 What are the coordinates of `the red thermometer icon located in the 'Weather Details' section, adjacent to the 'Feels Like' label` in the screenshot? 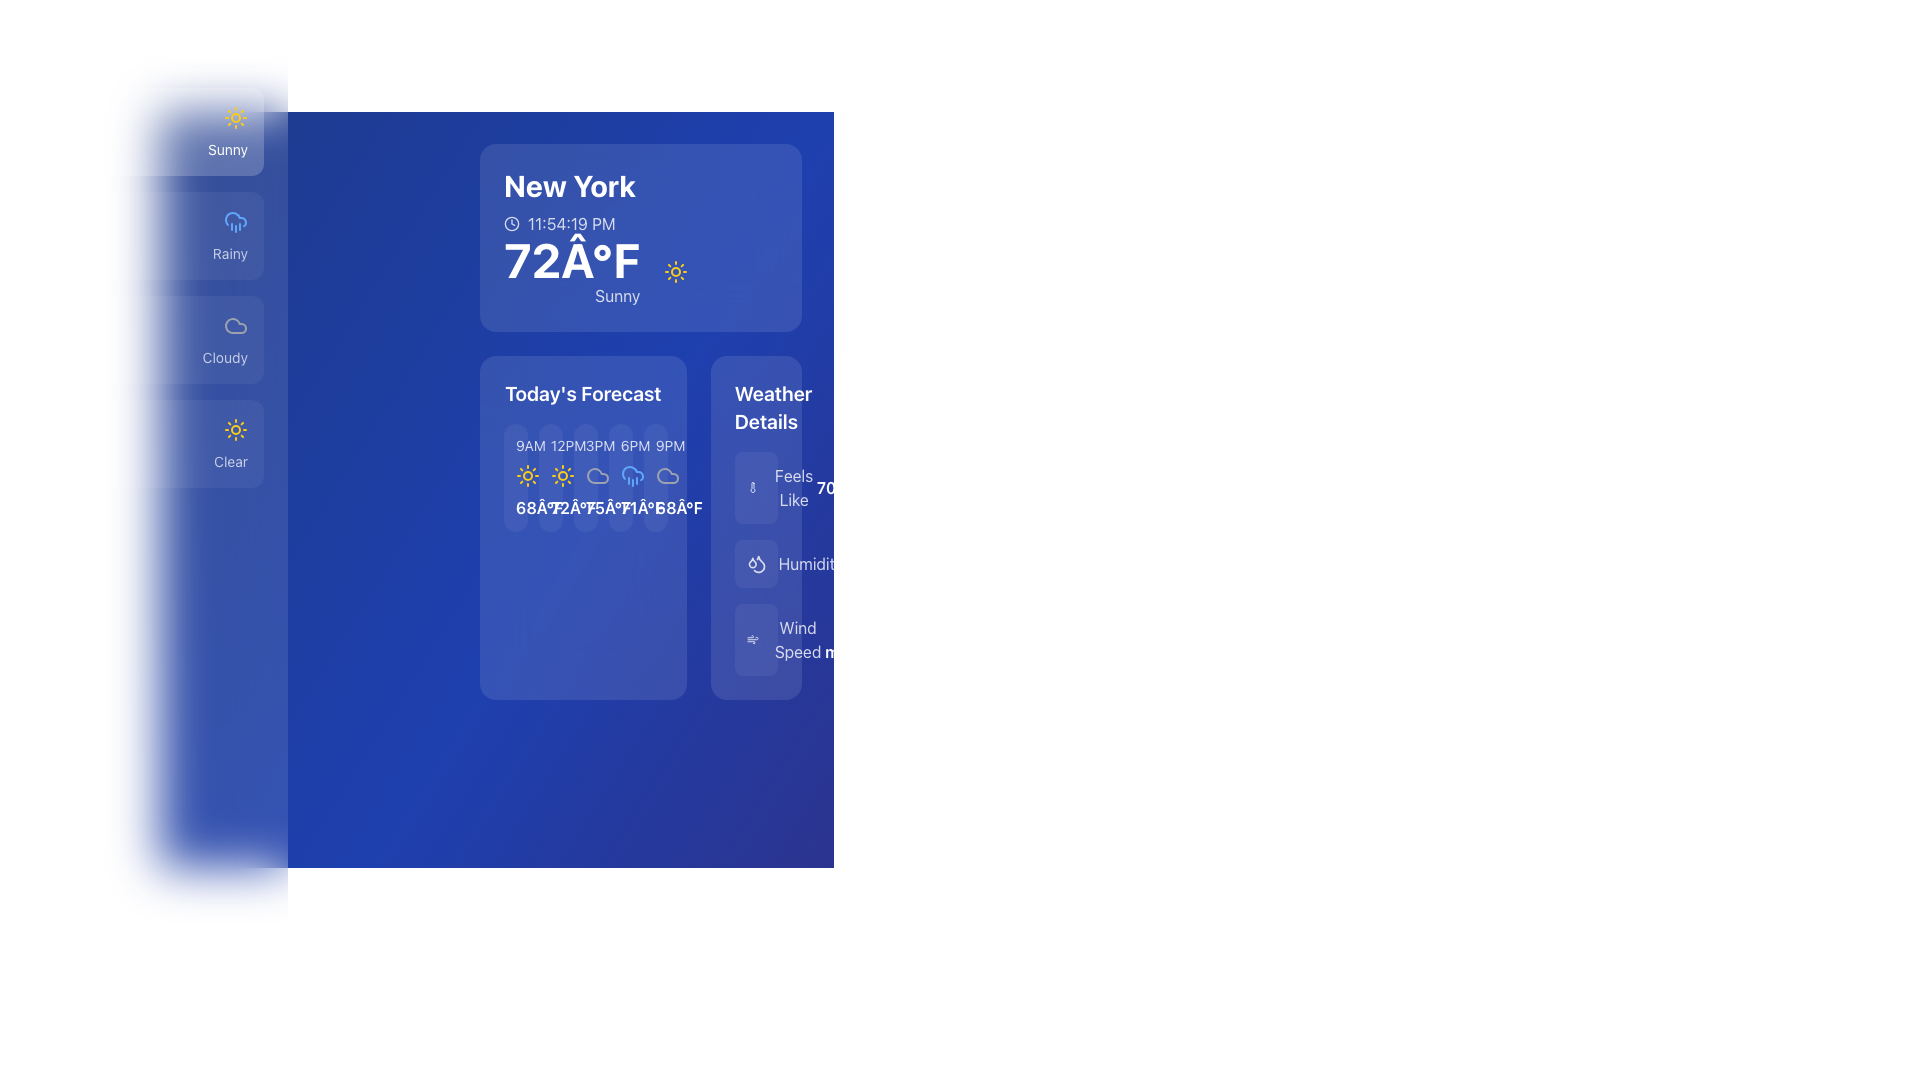 It's located at (752, 488).